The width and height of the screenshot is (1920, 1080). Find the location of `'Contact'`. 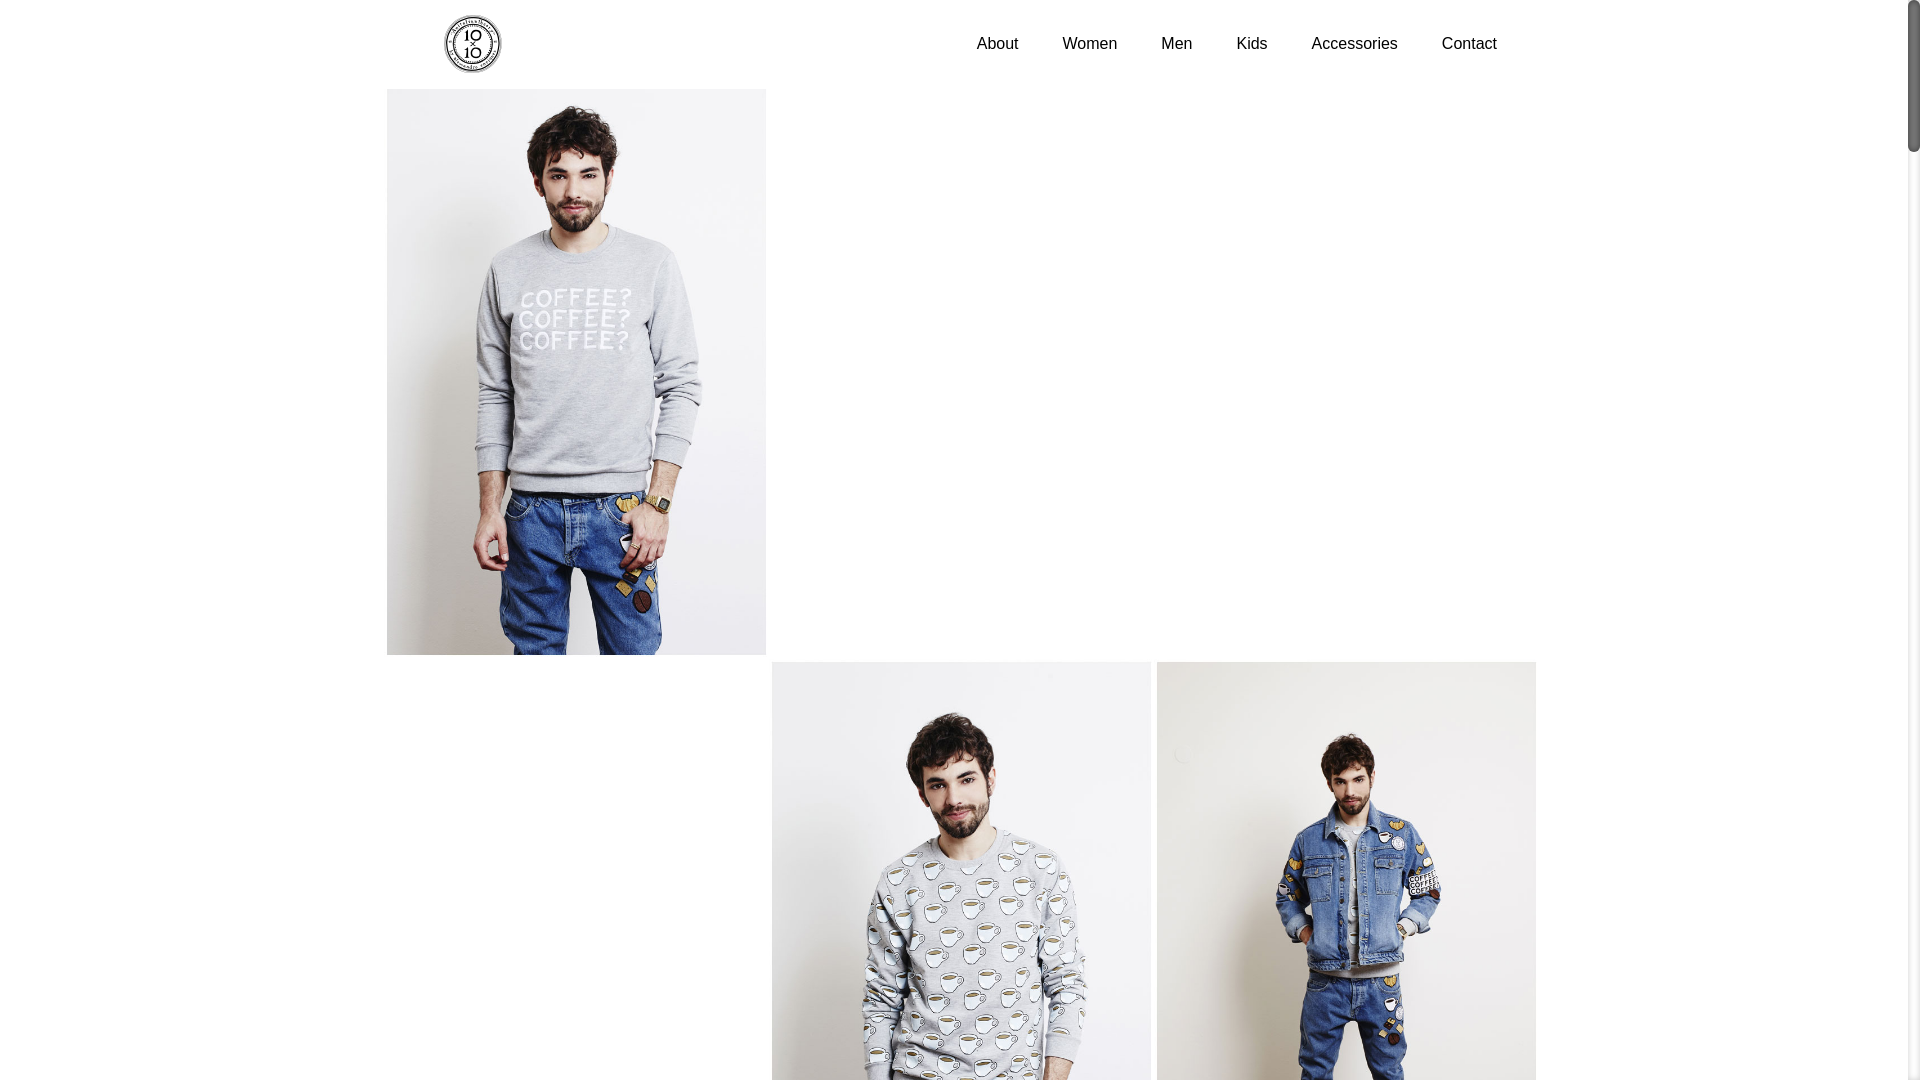

'Contact' is located at coordinates (1469, 43).